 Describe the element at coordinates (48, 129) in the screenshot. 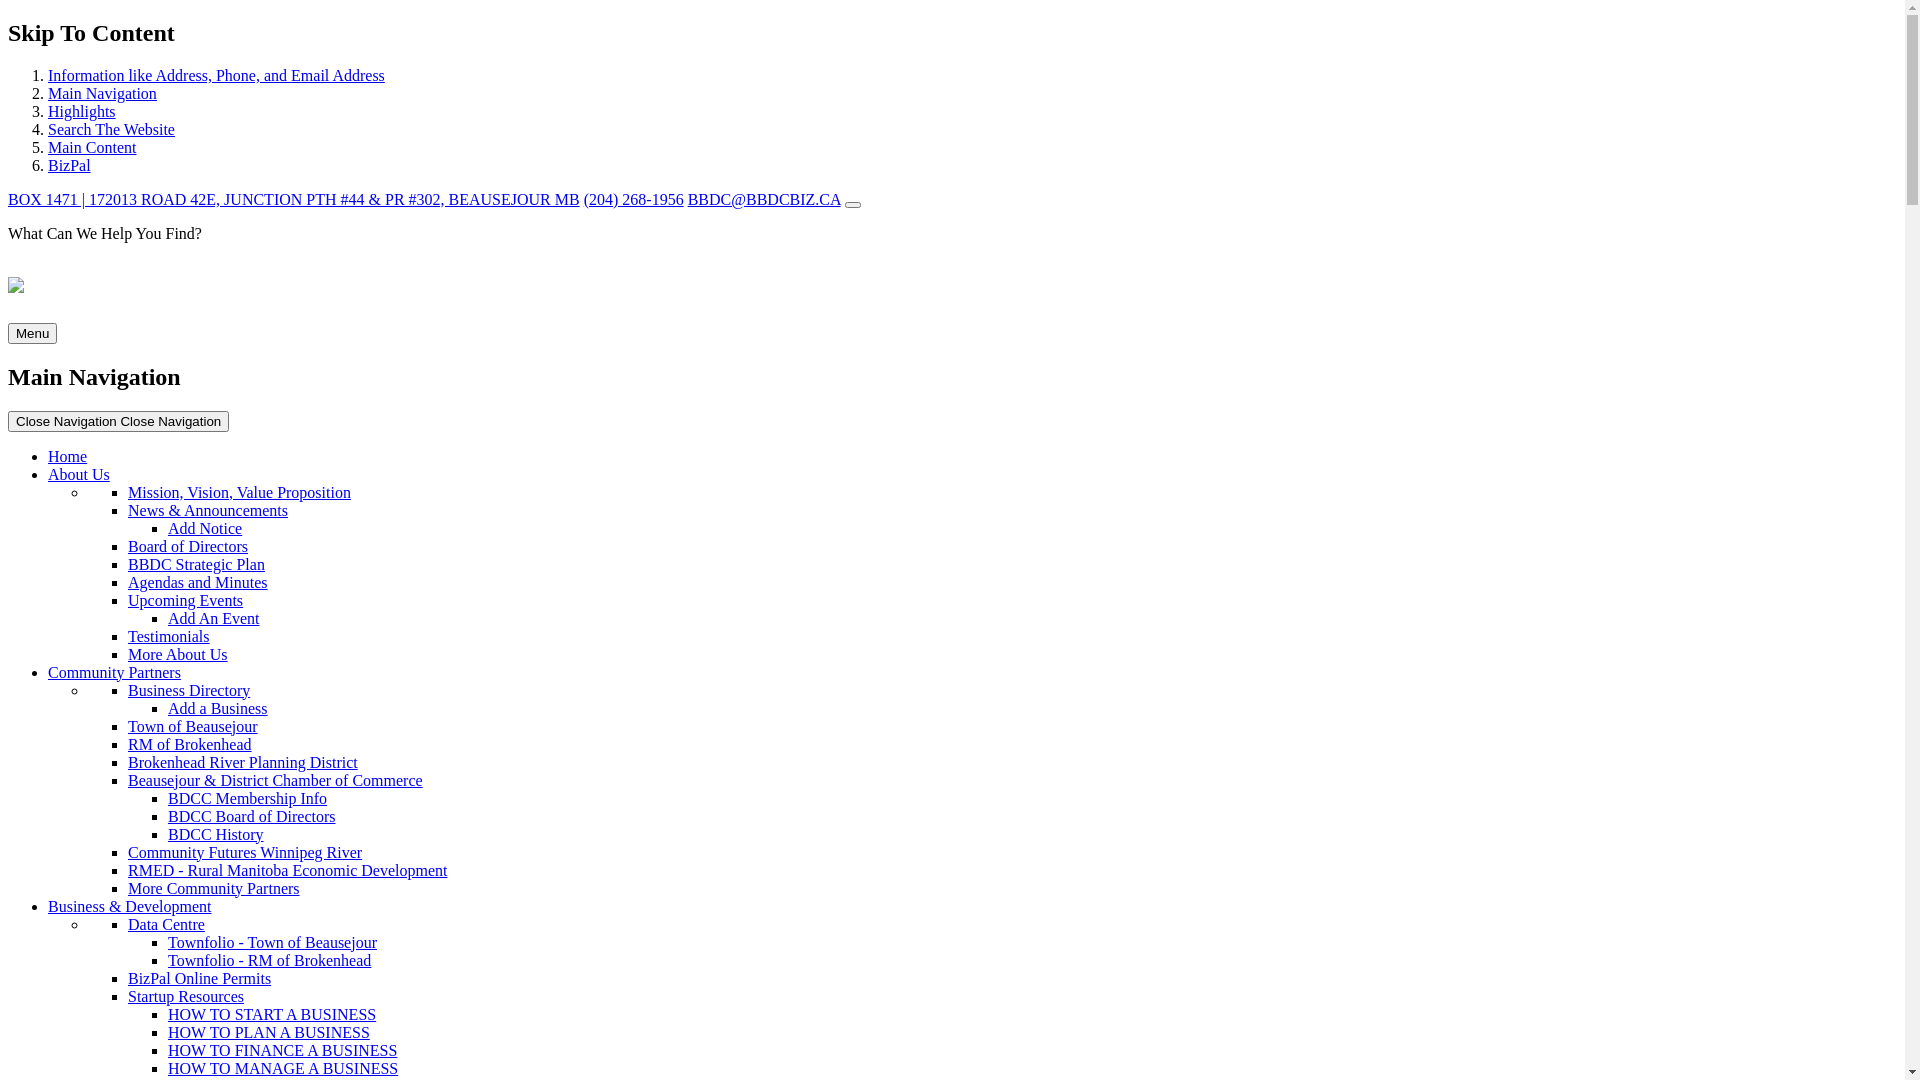

I see `'Search The Website'` at that location.